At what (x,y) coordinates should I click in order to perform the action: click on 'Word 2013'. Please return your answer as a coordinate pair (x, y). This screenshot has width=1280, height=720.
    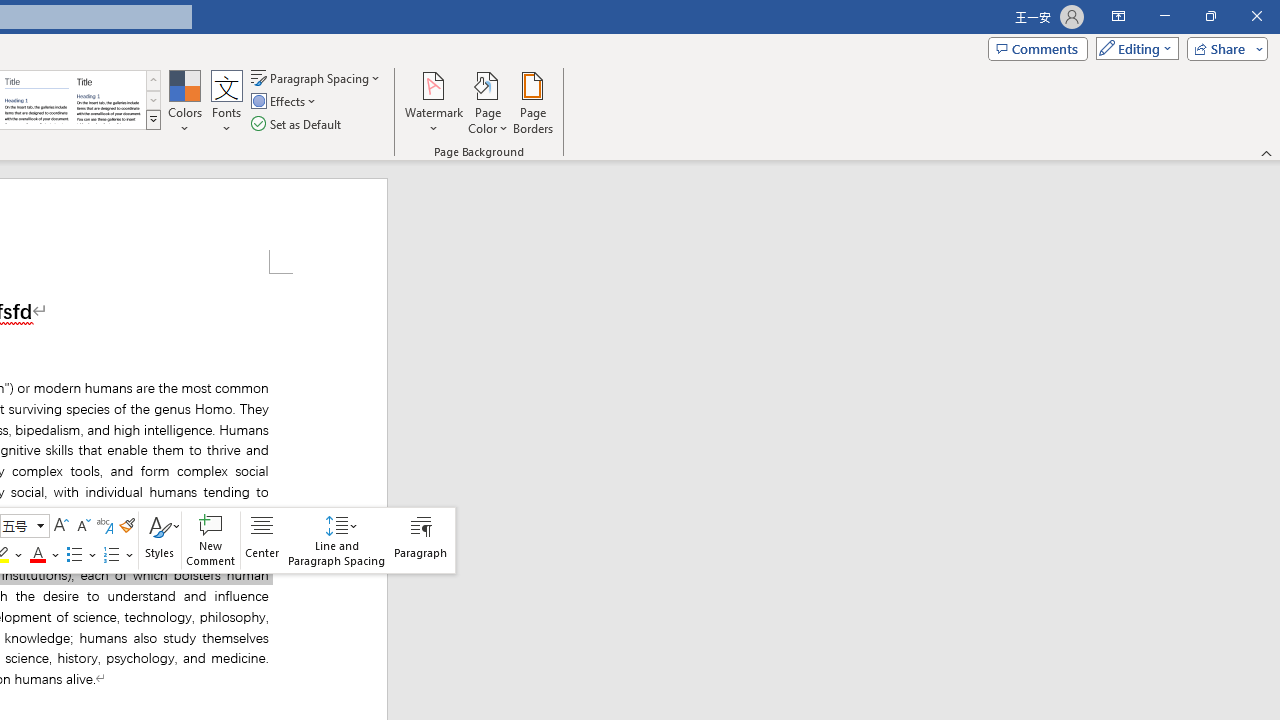
    Looking at the image, I should click on (107, 100).